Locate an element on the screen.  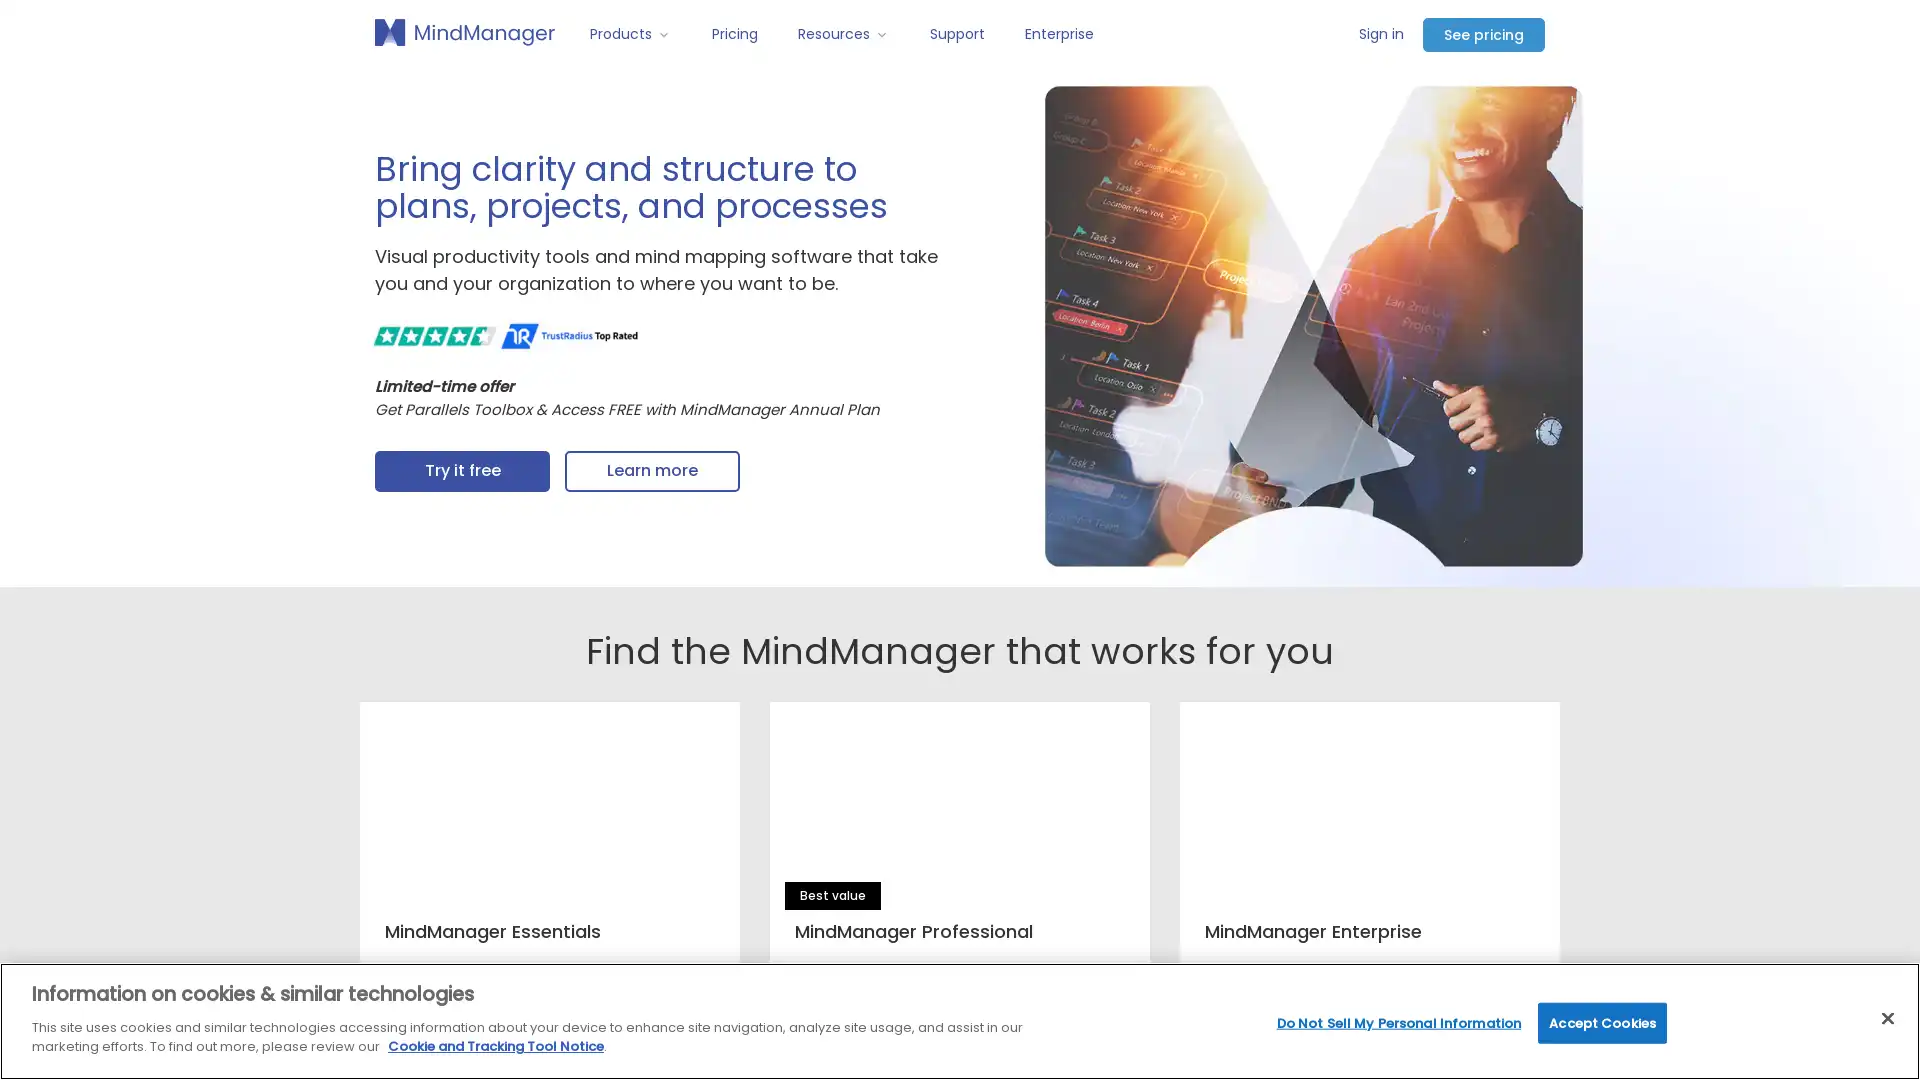
Do Not Sell My Personal Information is located at coordinates (1397, 1022).